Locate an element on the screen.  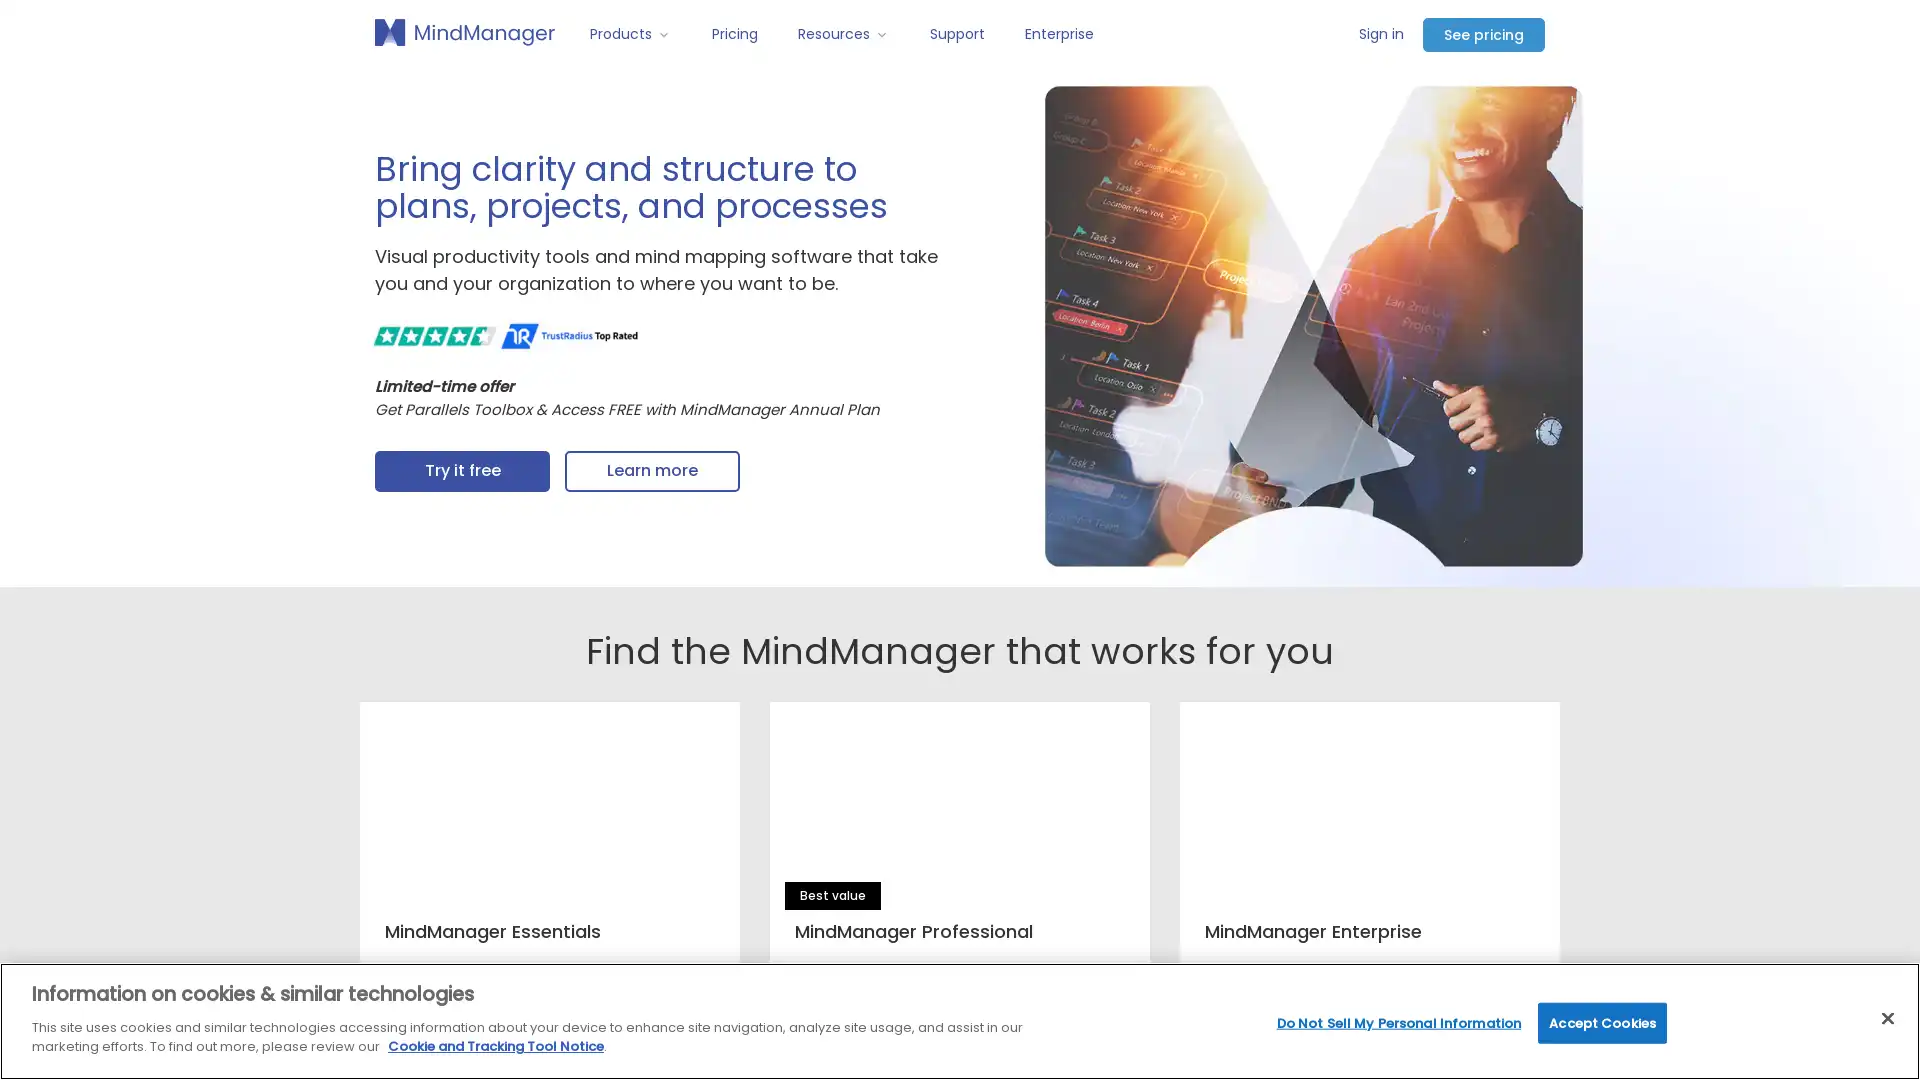
Do Not Sell My Personal Information is located at coordinates (1397, 1022).